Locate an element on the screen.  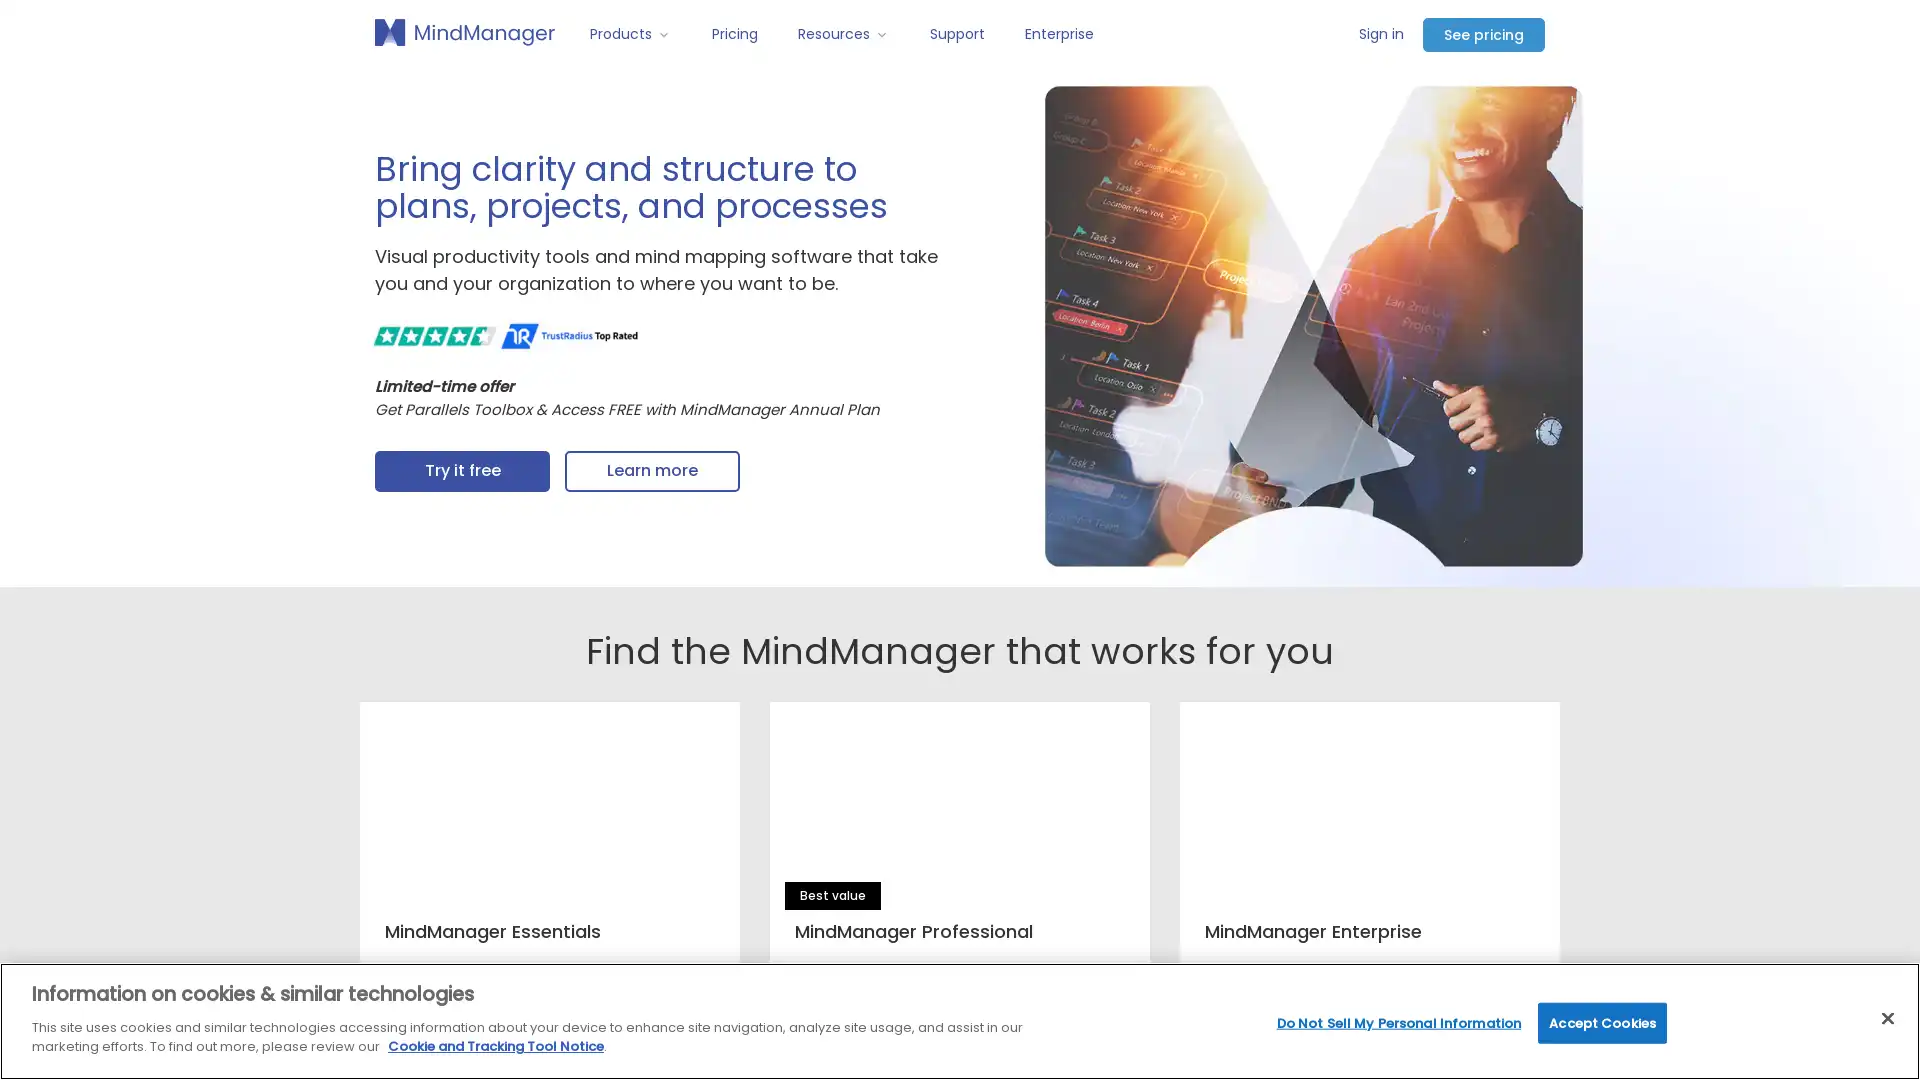
Do Not Sell My Personal Information is located at coordinates (1397, 1022).